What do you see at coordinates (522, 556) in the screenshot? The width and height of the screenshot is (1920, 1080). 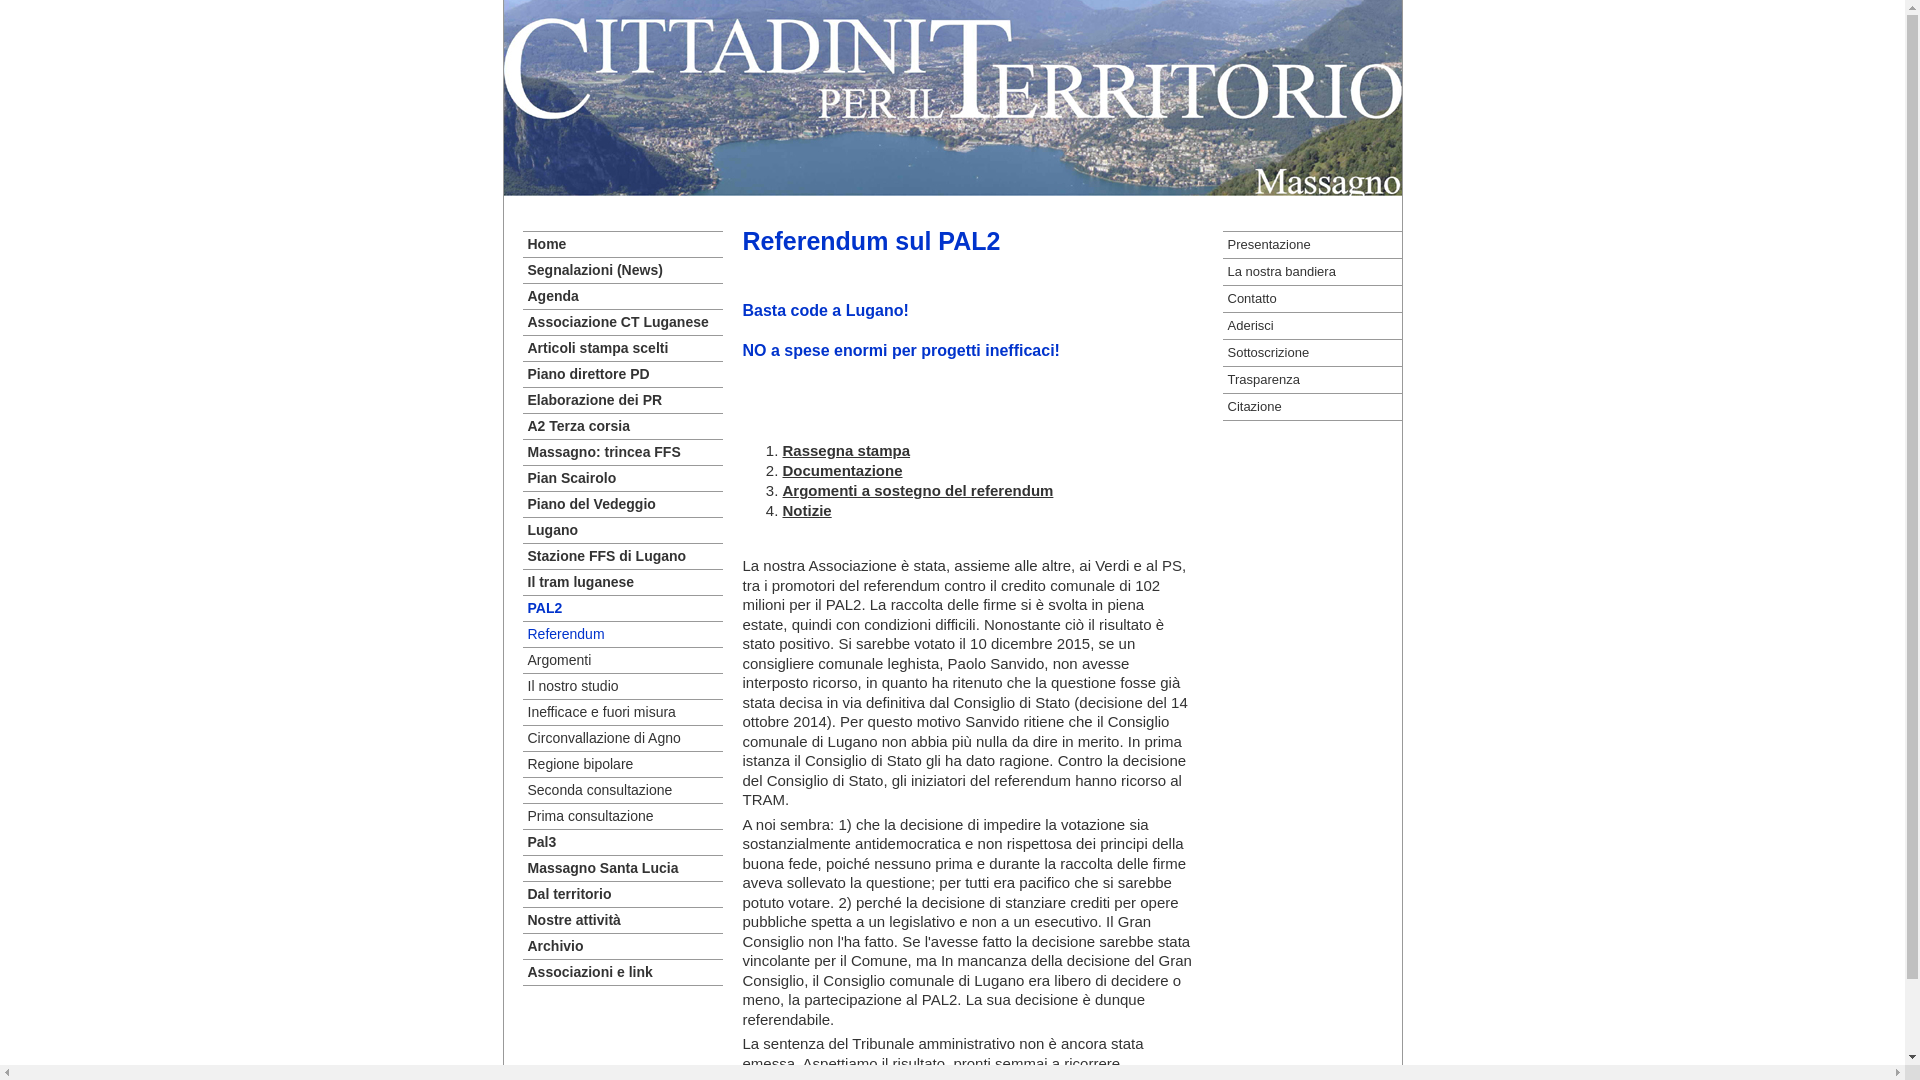 I see `'Stazione FFS di Lugano'` at bounding box center [522, 556].